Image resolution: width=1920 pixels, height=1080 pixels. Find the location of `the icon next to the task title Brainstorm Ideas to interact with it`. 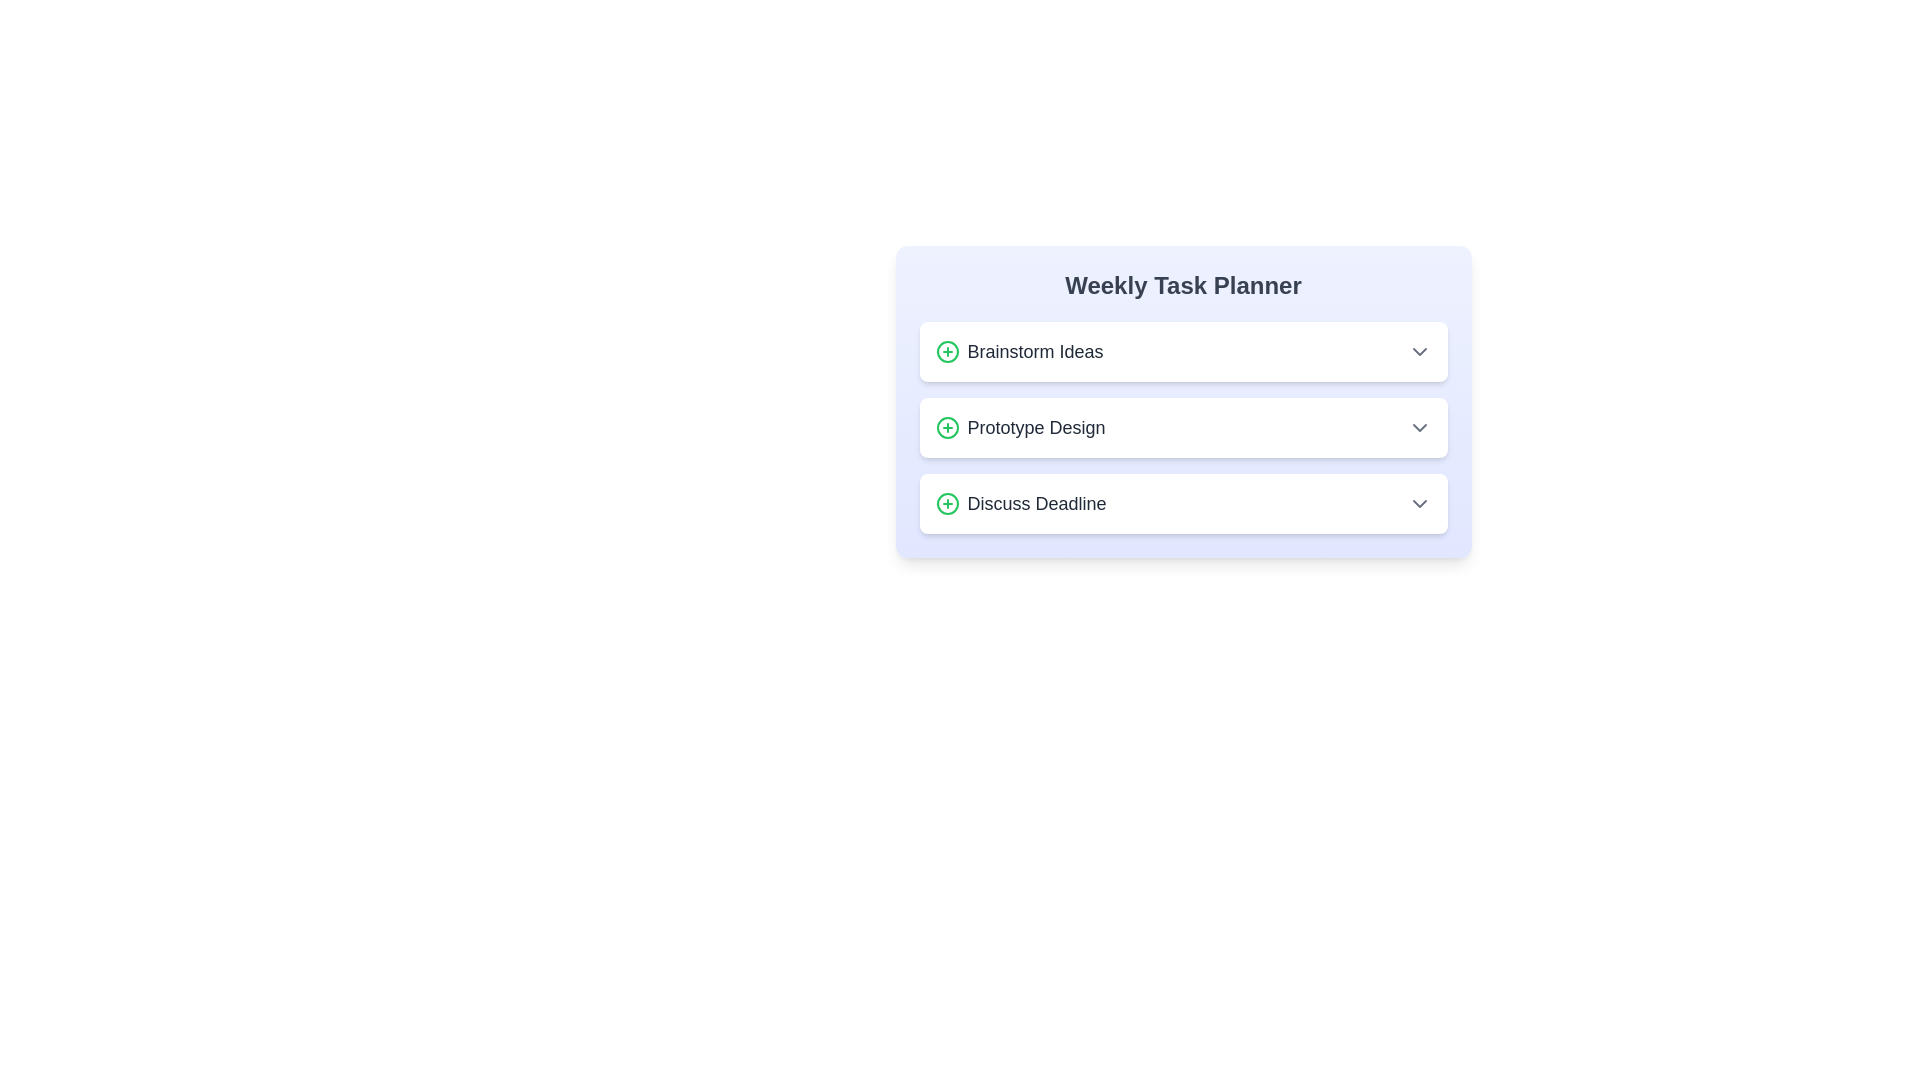

the icon next to the task title Brainstorm Ideas to interact with it is located at coordinates (946, 350).